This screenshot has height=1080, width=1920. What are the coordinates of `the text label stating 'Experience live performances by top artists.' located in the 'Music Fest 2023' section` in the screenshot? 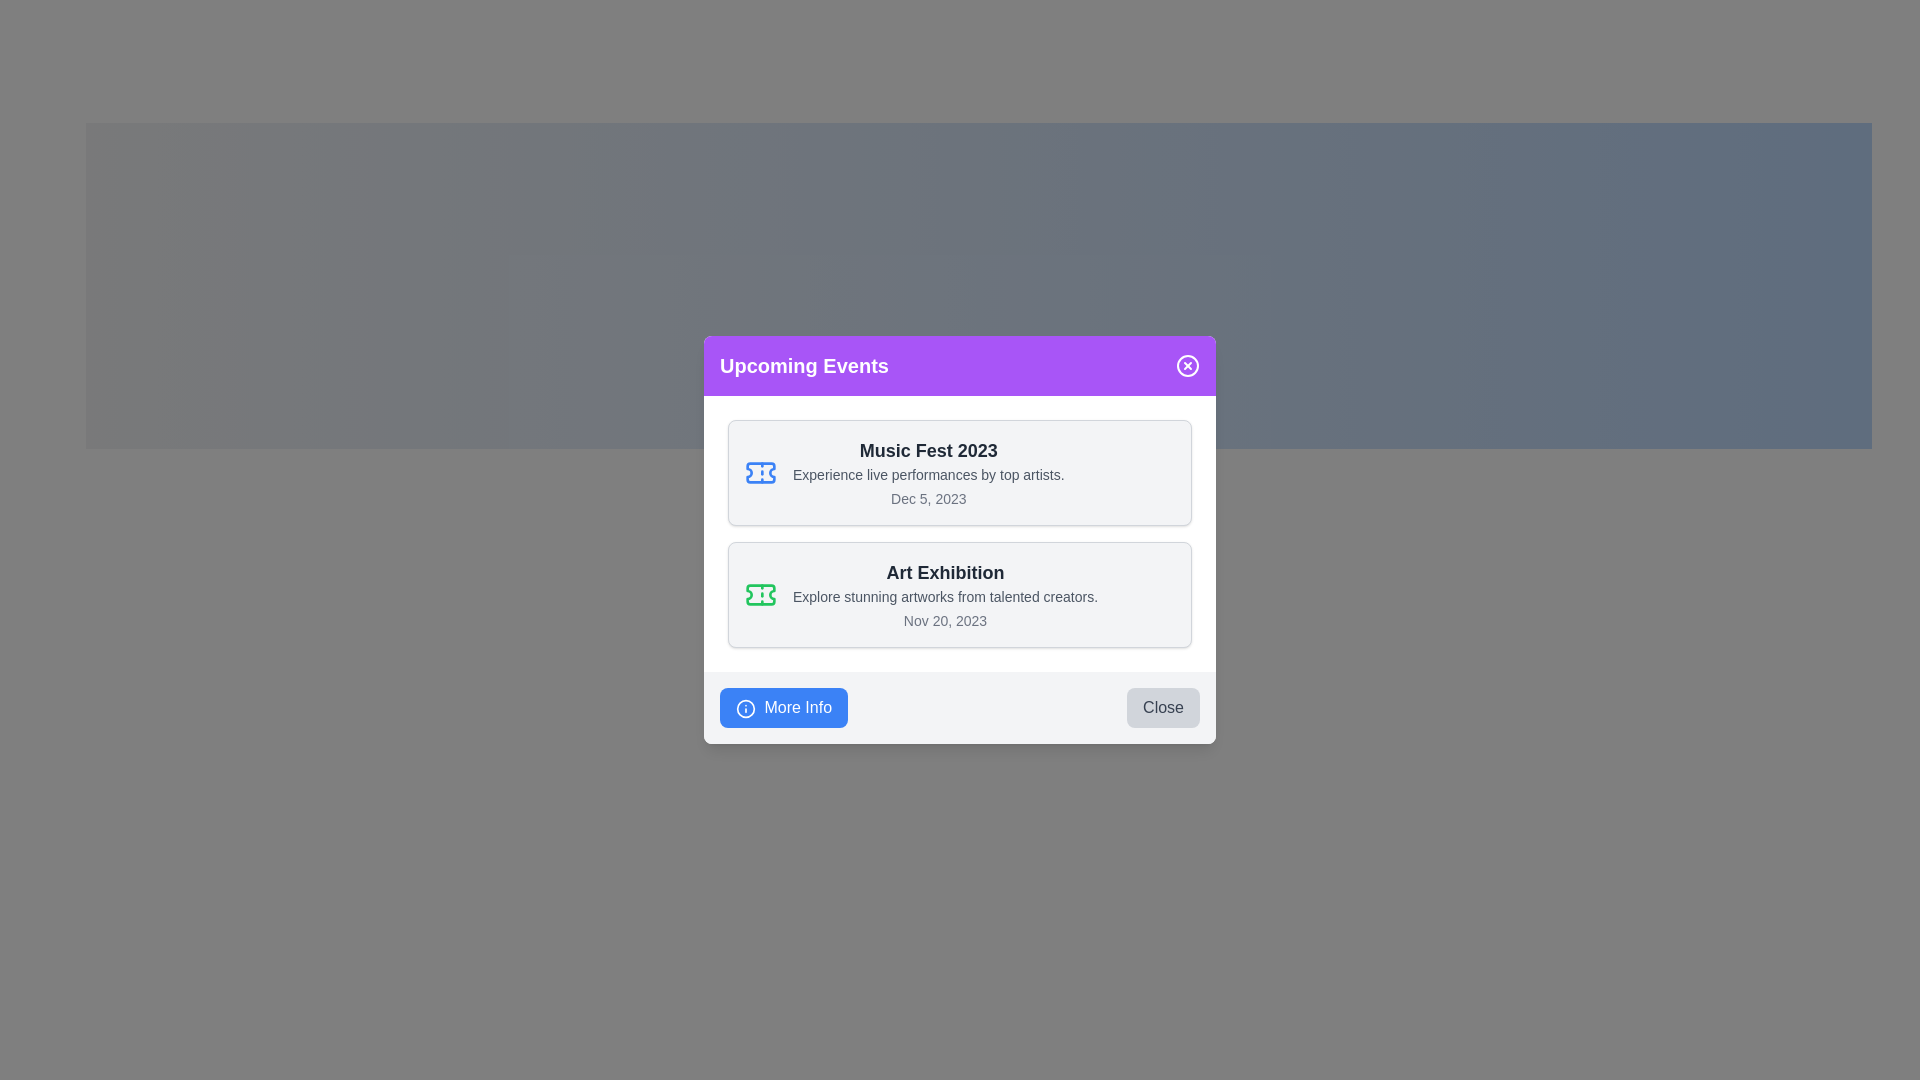 It's located at (927, 474).